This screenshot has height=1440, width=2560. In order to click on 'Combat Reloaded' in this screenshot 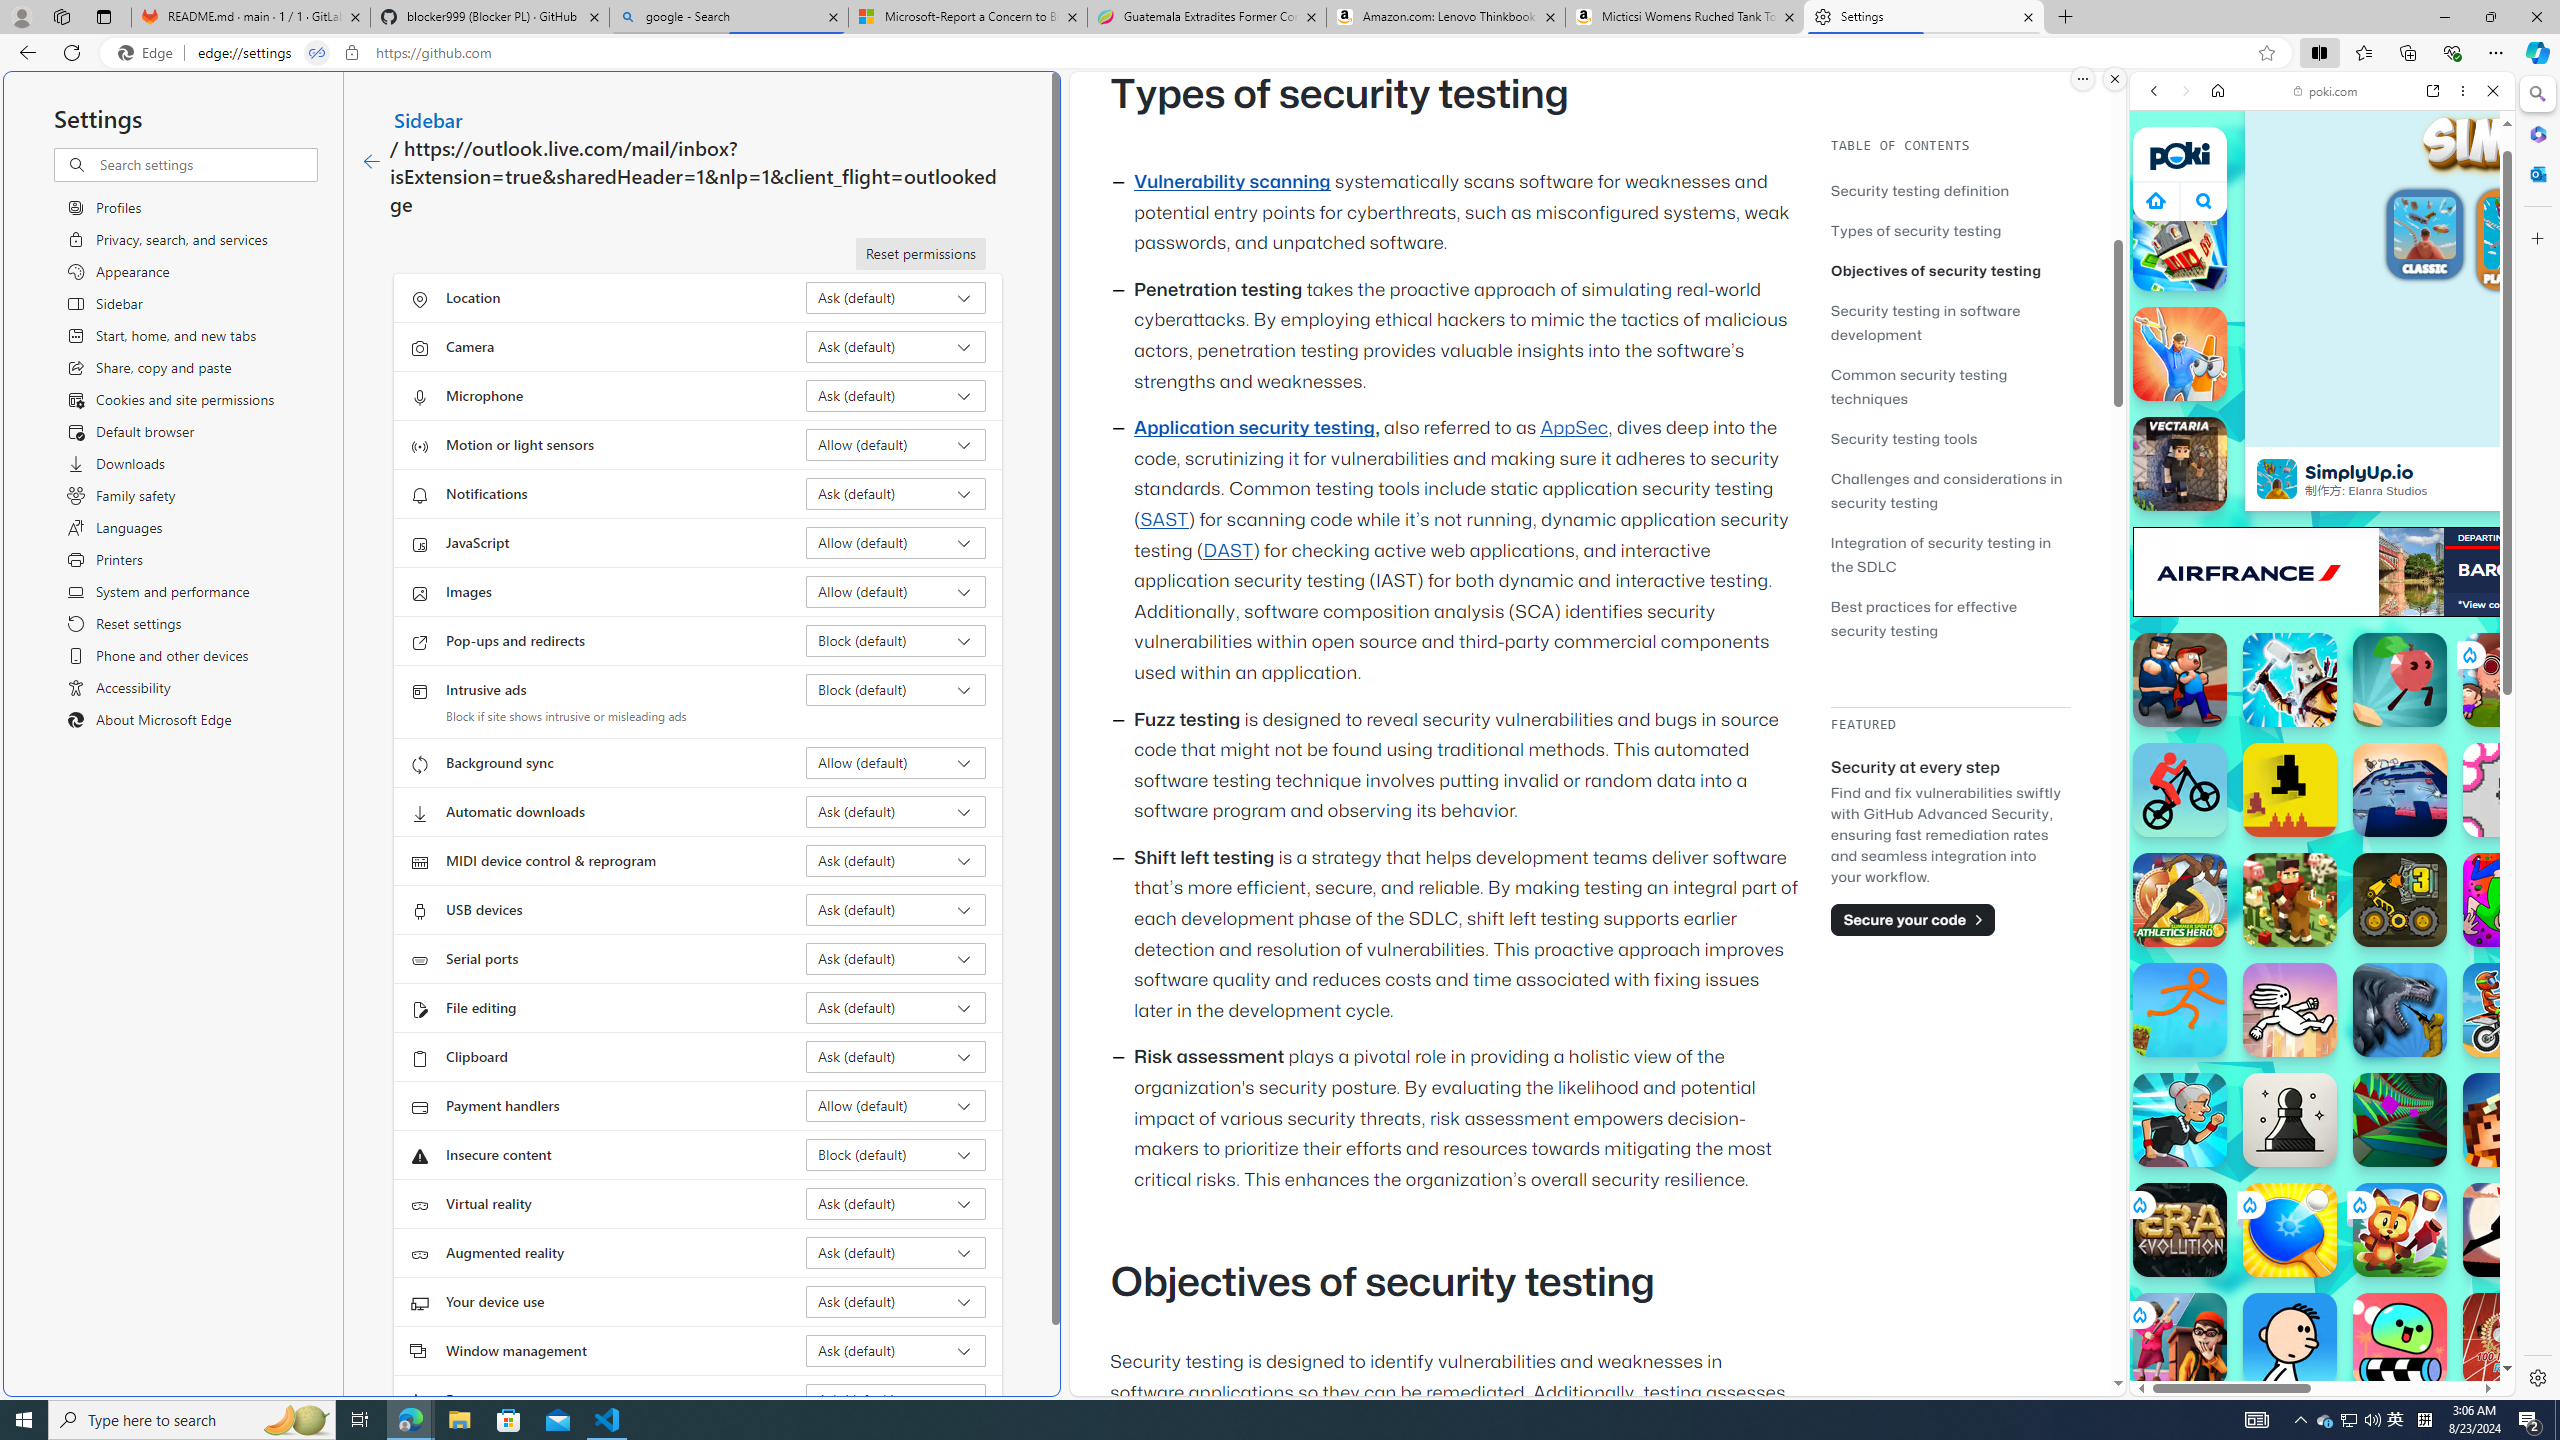, I will do `click(2372, 919)`.